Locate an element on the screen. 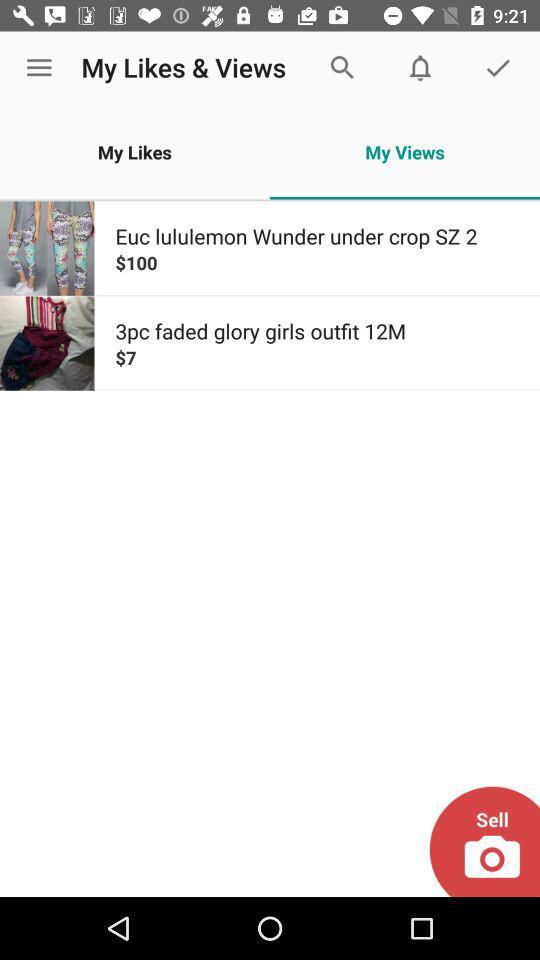  the icon at the bottom right corner is located at coordinates (483, 840).